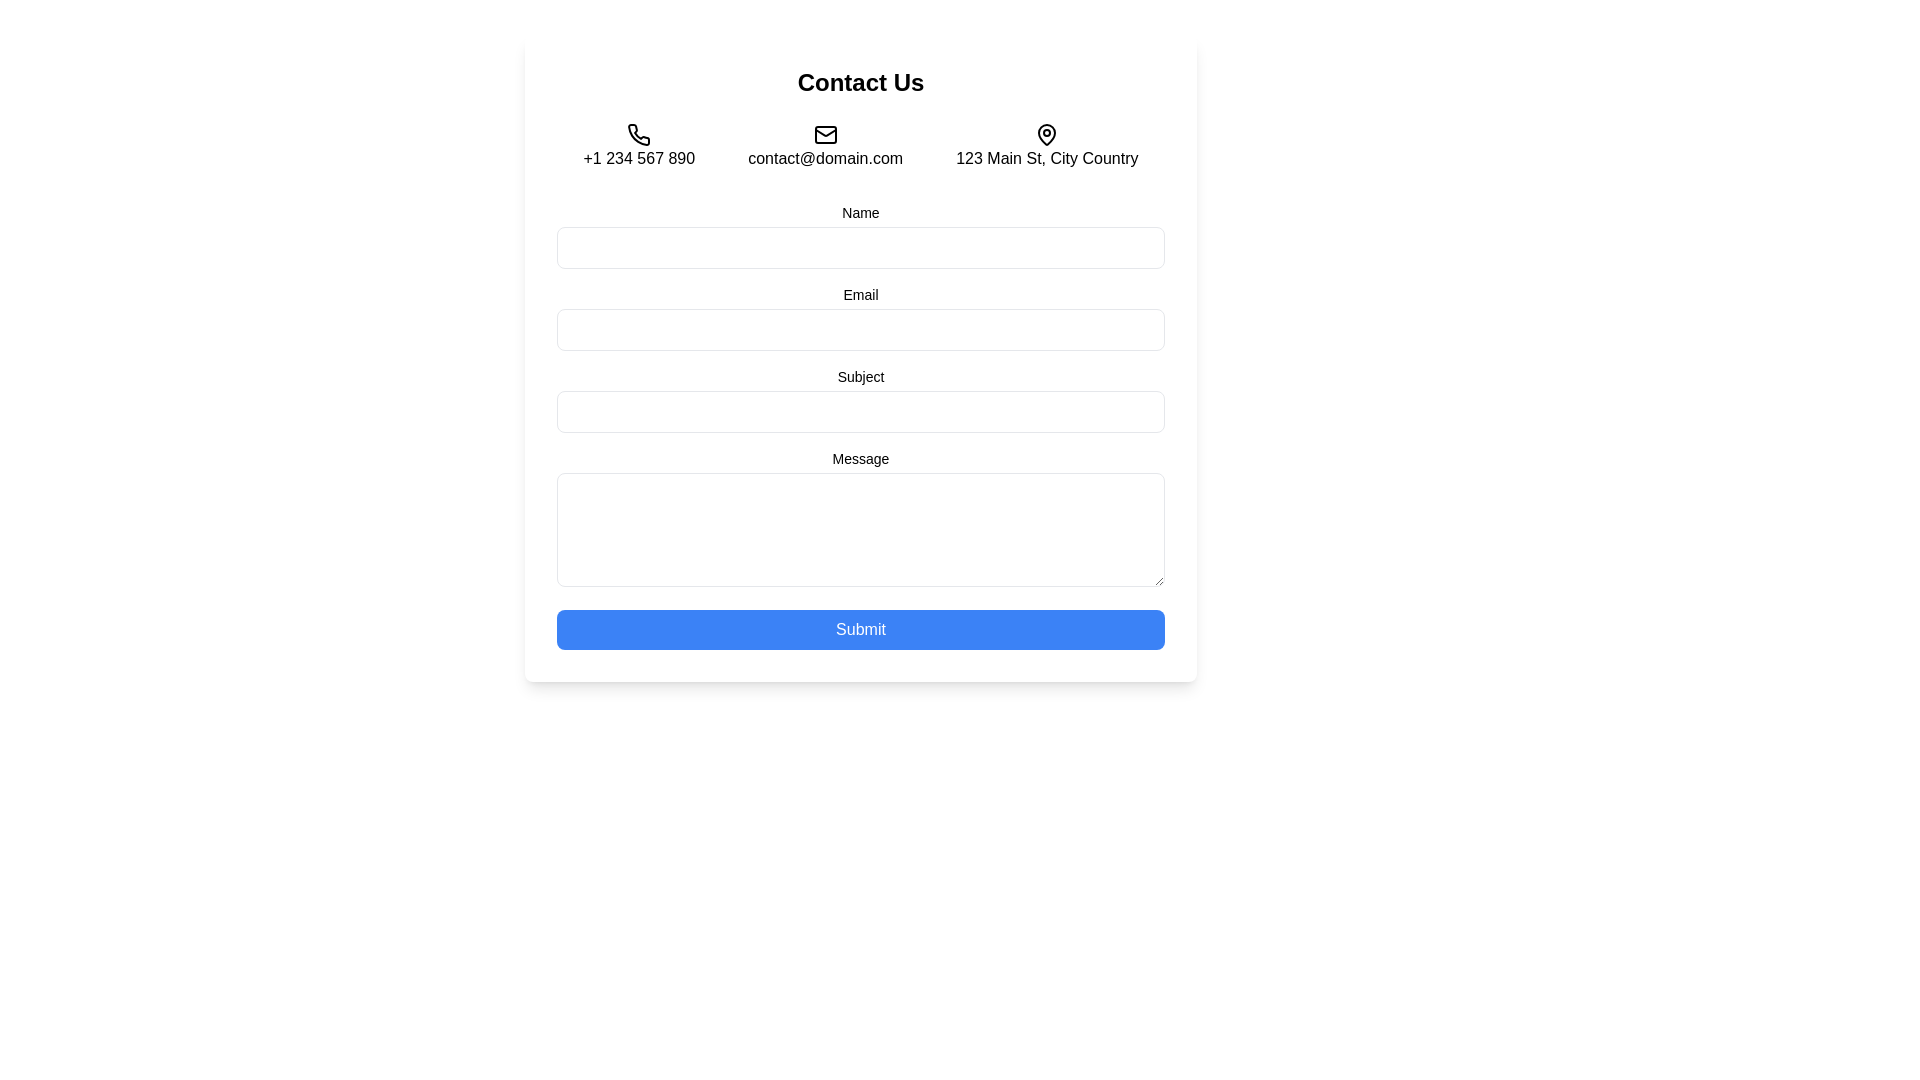 The height and width of the screenshot is (1080, 1920). Describe the element at coordinates (638, 135) in the screenshot. I see `the contact icon located centrally at the top of the page, which represents the phone contact information for '+1 234 567 890'` at that location.